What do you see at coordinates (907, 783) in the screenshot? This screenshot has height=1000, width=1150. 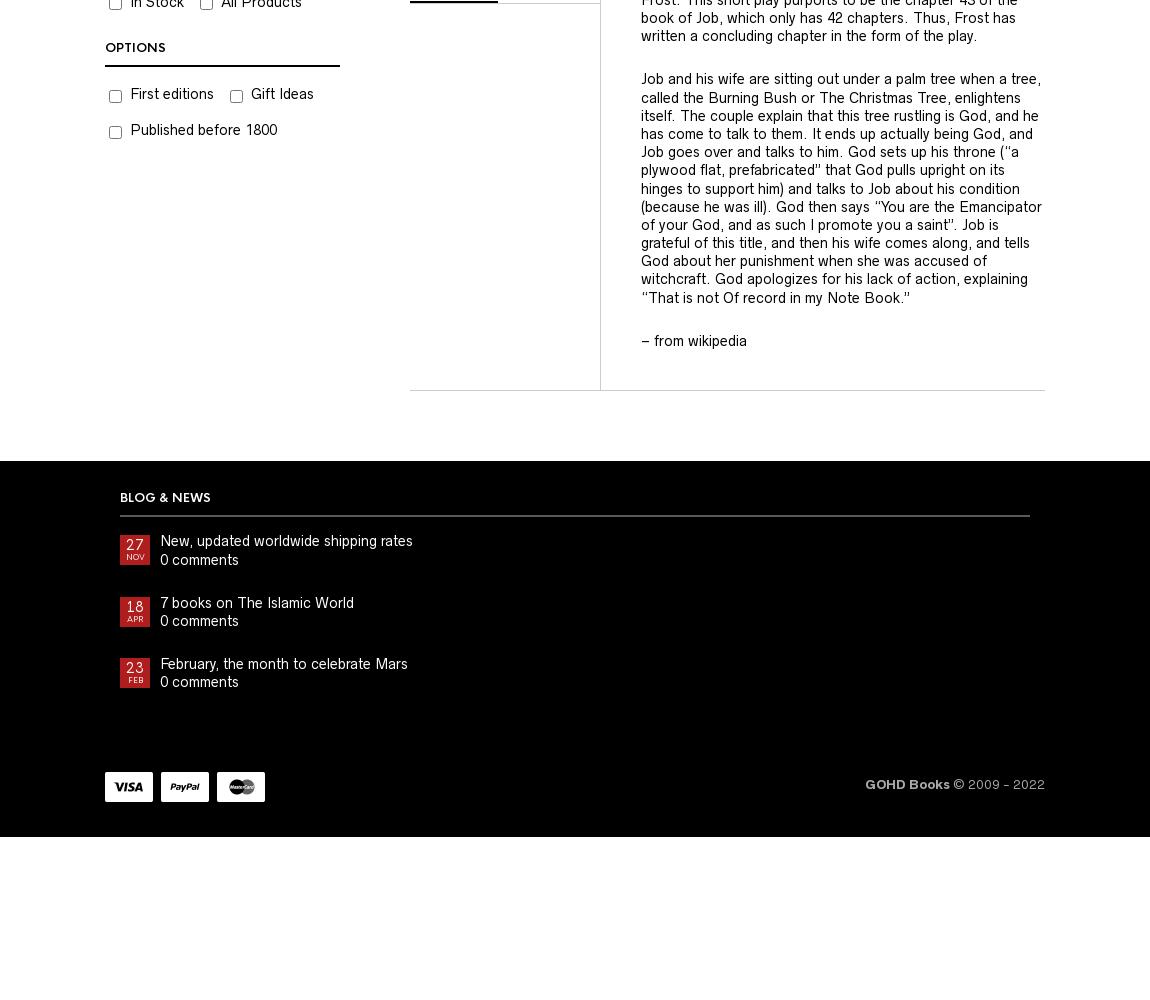 I see `'GOHD Books'` at bounding box center [907, 783].